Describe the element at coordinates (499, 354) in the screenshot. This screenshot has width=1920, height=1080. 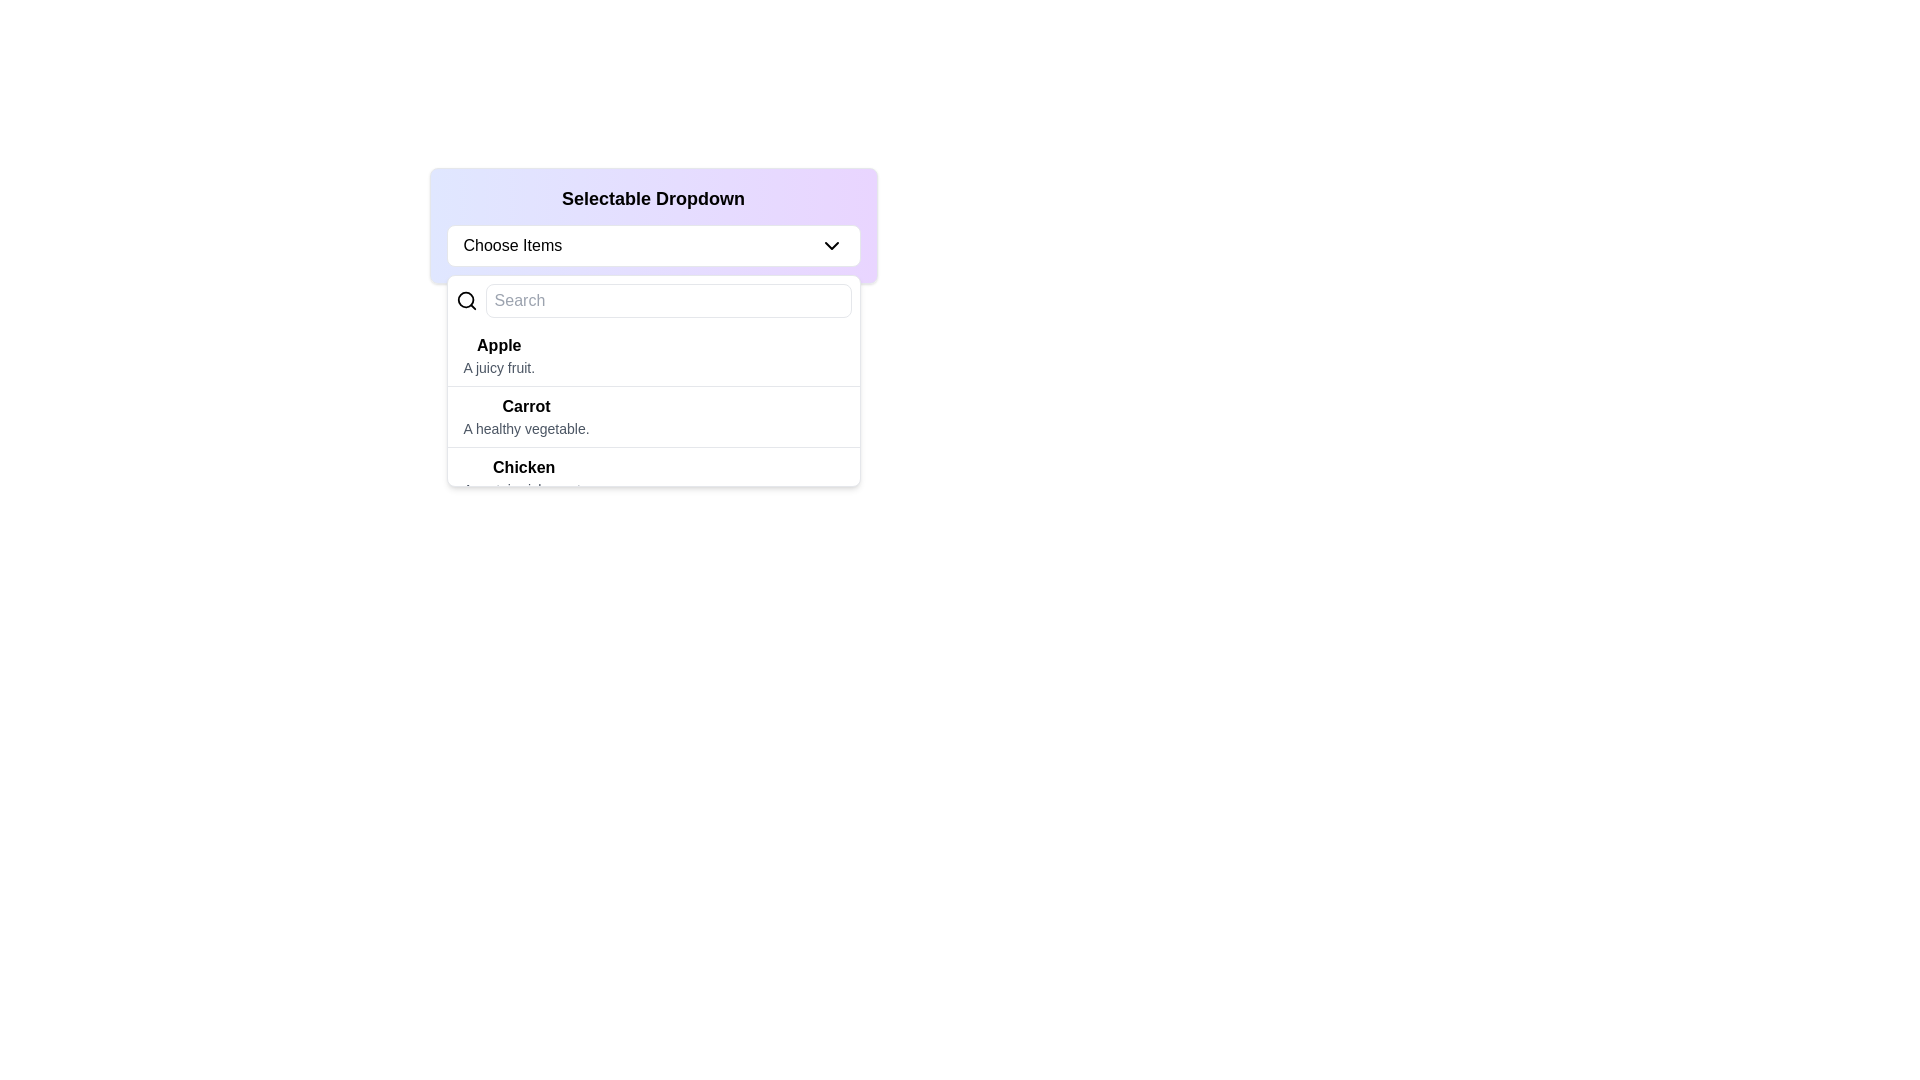
I see `the dropdown list item containing 'Apple' in bold and the description 'A juicy fruit.'` at that location.